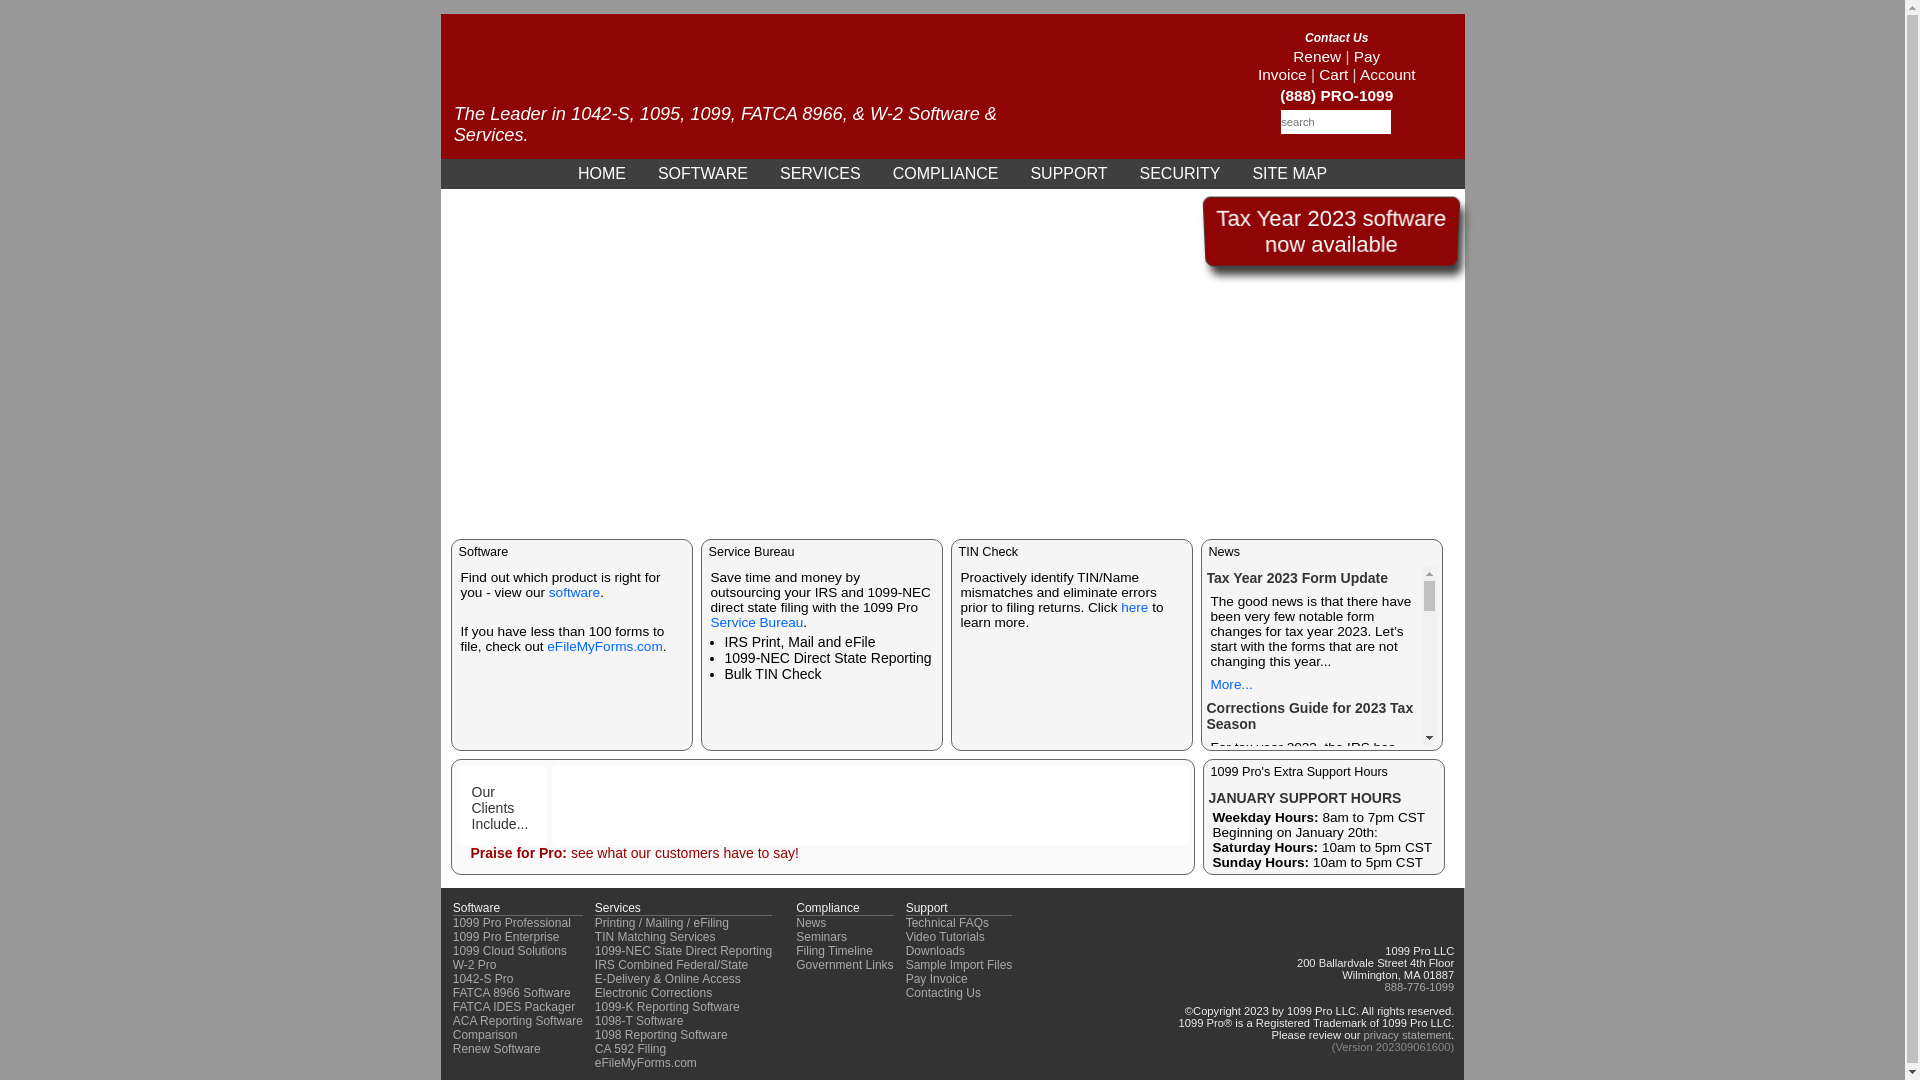 The image size is (1920, 1080). I want to click on 'Renew', so click(1292, 55).